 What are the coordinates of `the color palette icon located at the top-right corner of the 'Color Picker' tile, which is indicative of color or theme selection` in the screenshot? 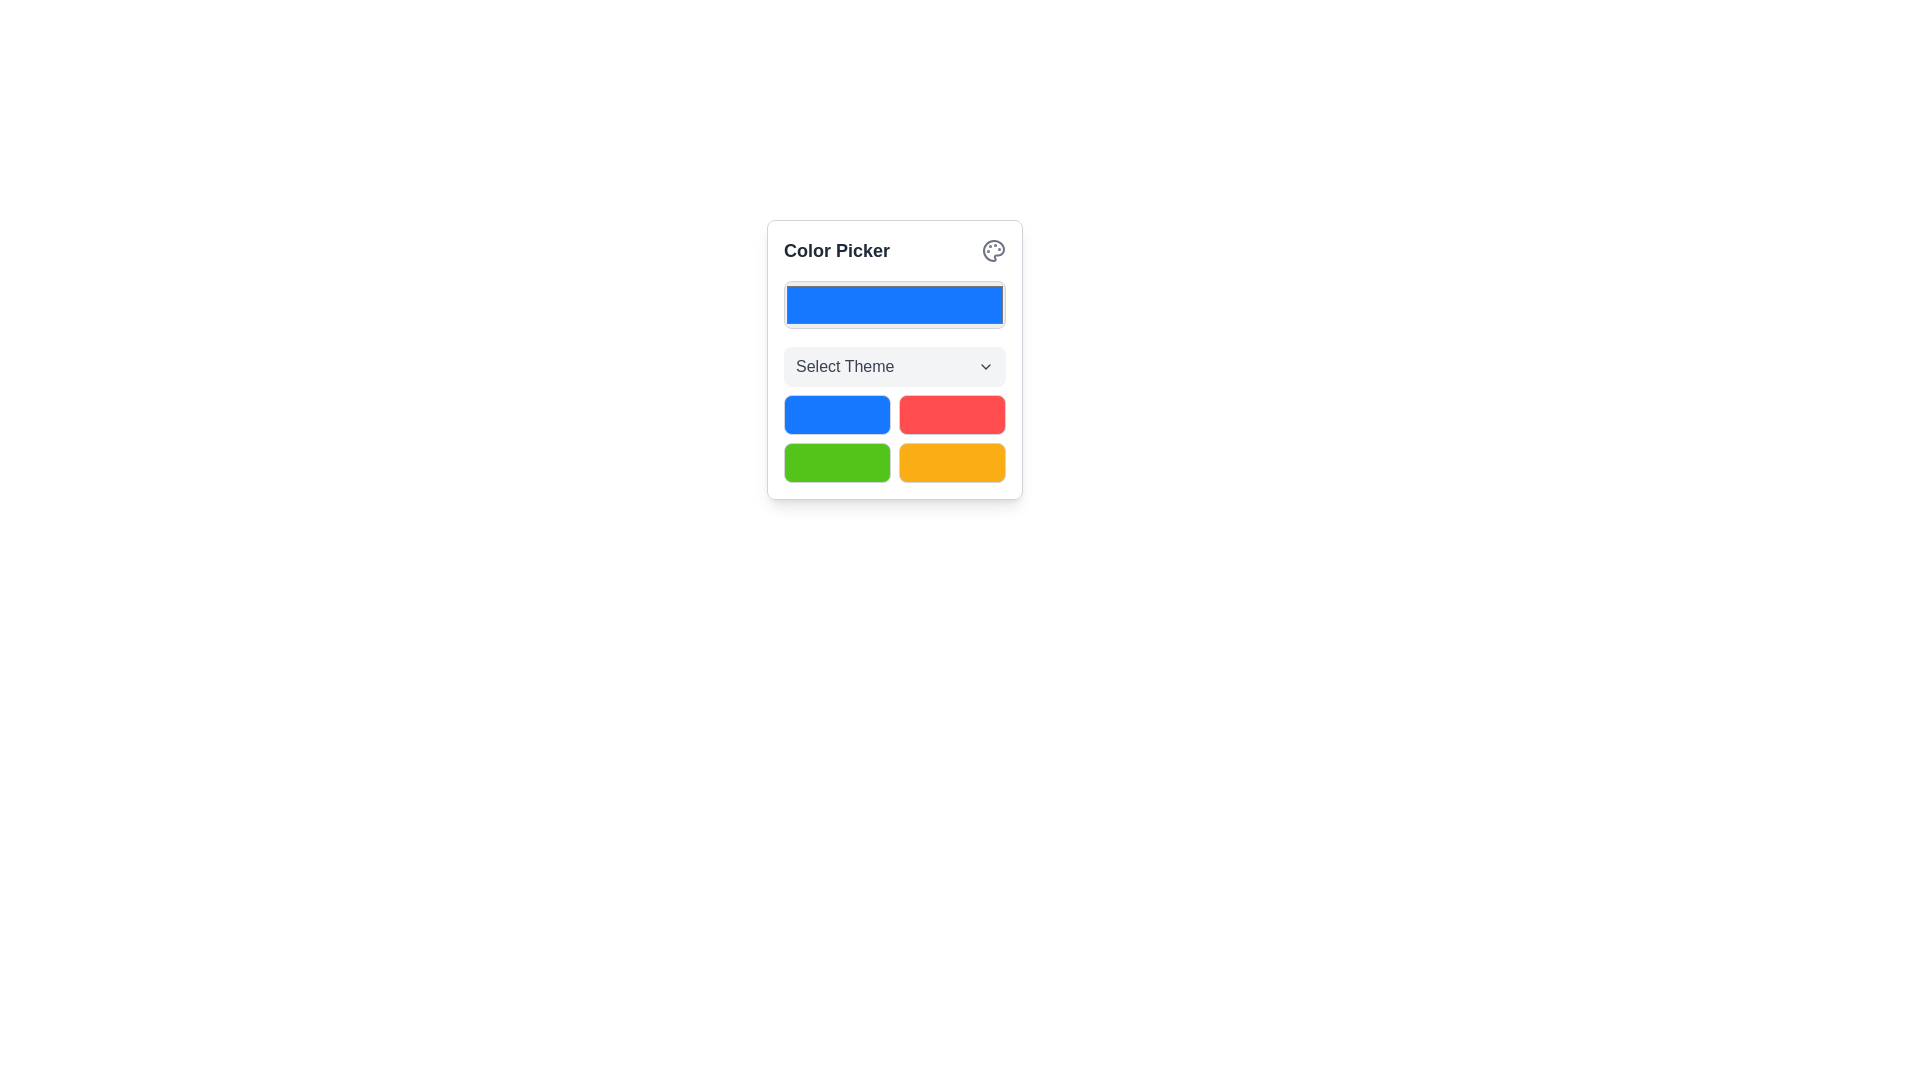 It's located at (993, 249).